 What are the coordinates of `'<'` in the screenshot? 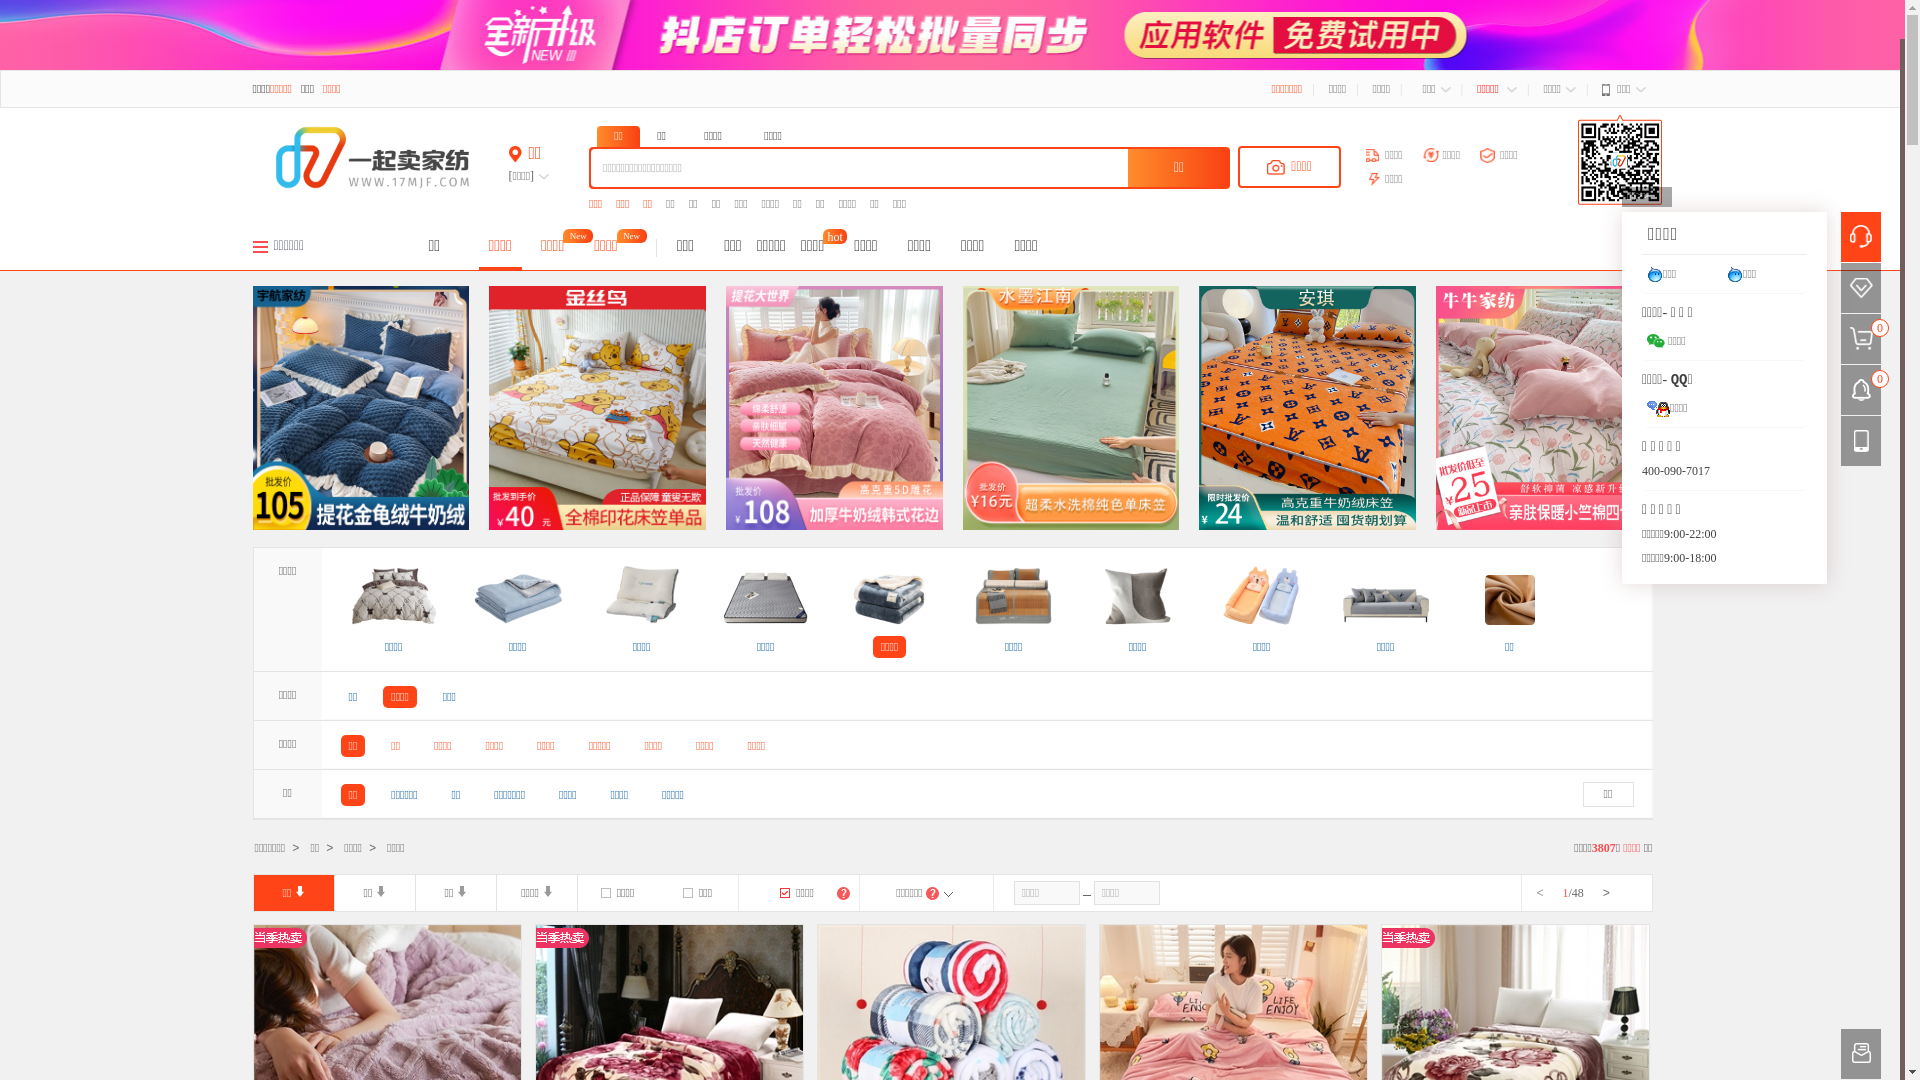 It's located at (1520, 893).